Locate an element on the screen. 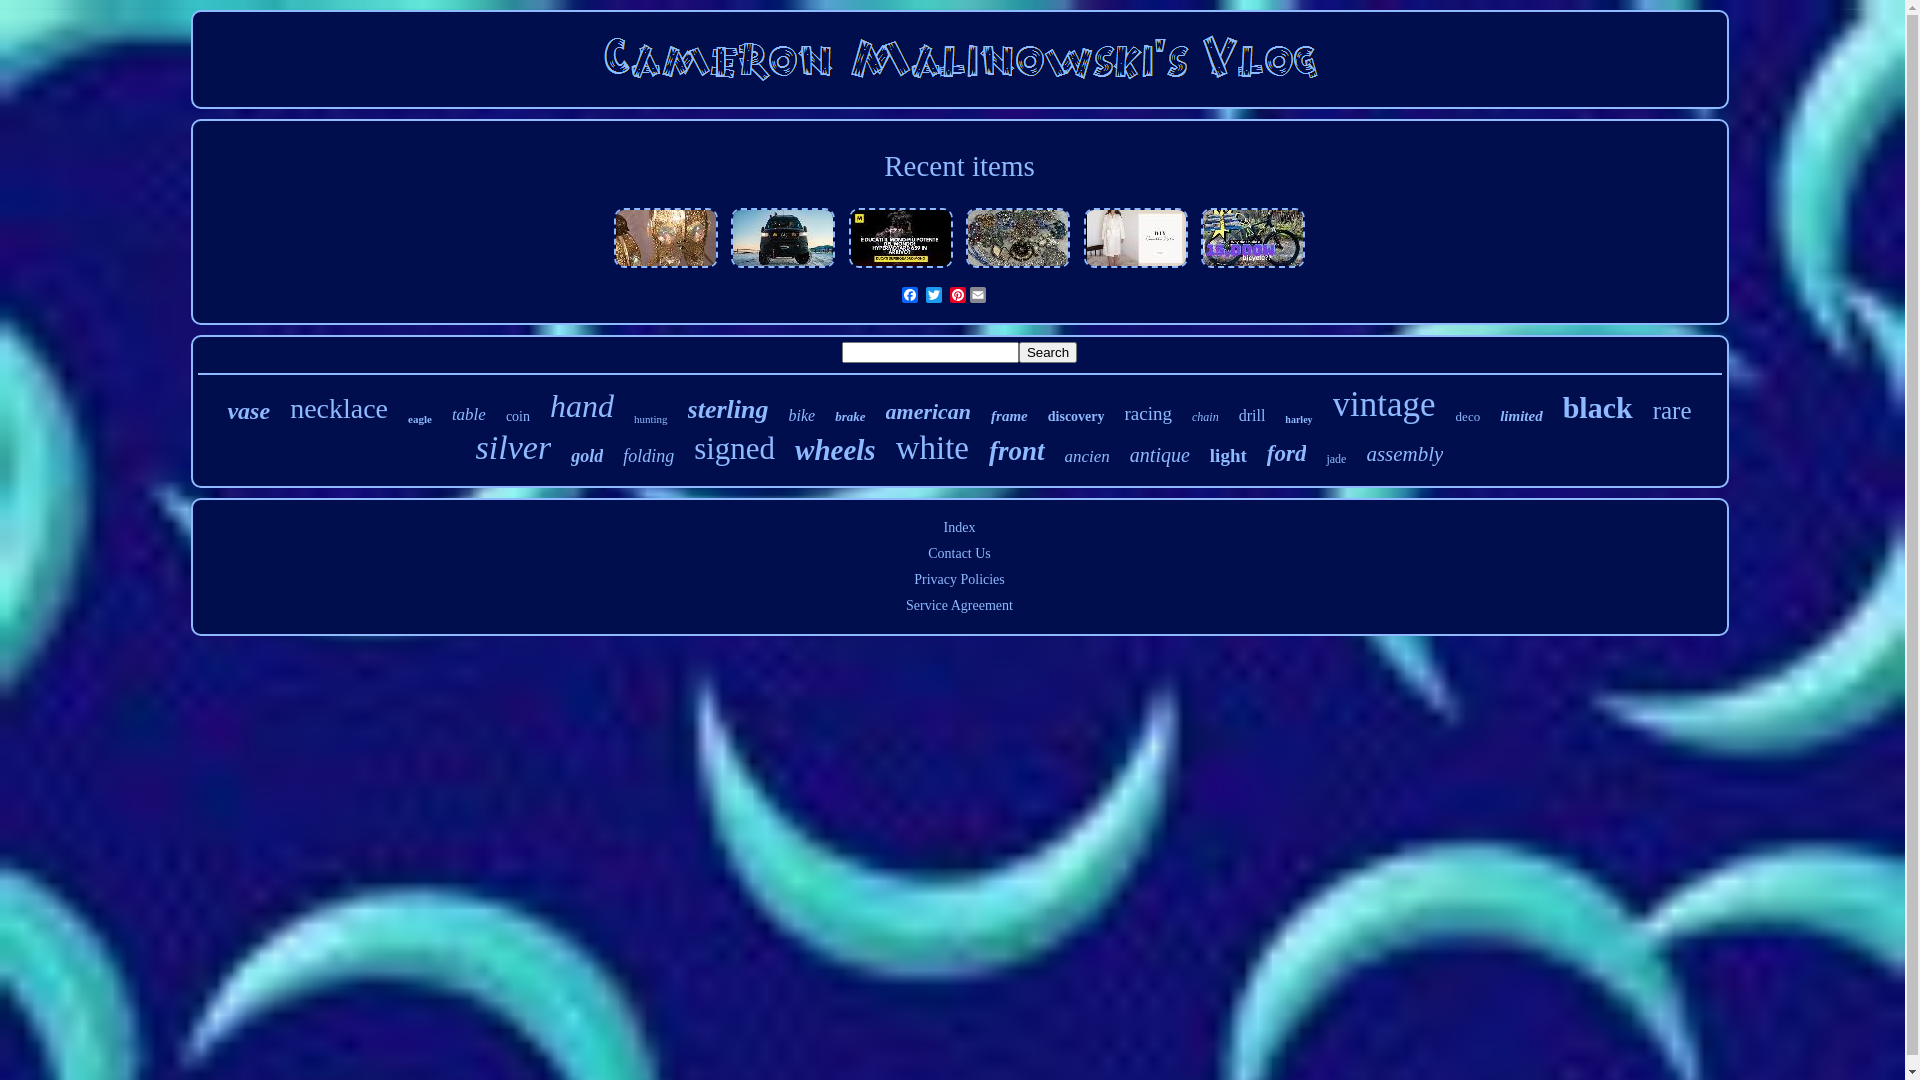 The height and width of the screenshot is (1080, 1920). 'vintage' is located at coordinates (1333, 405).